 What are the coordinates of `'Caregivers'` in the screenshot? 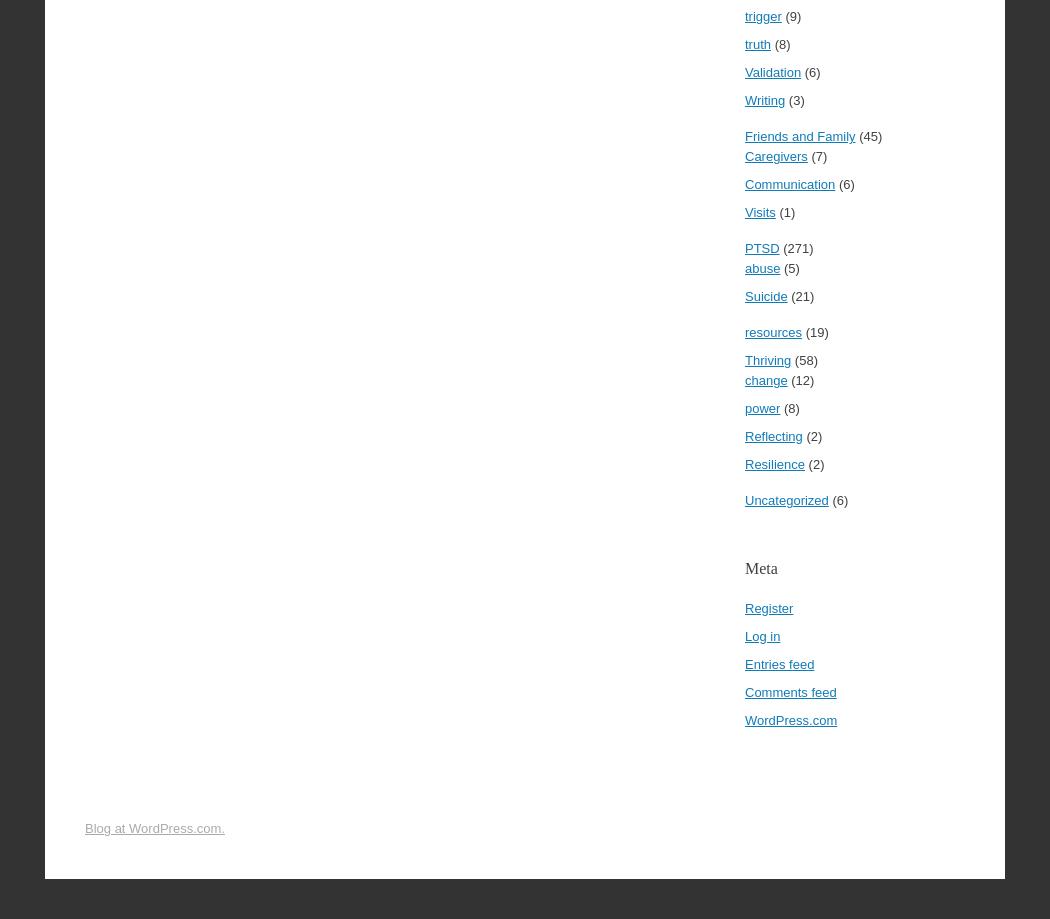 It's located at (743, 155).